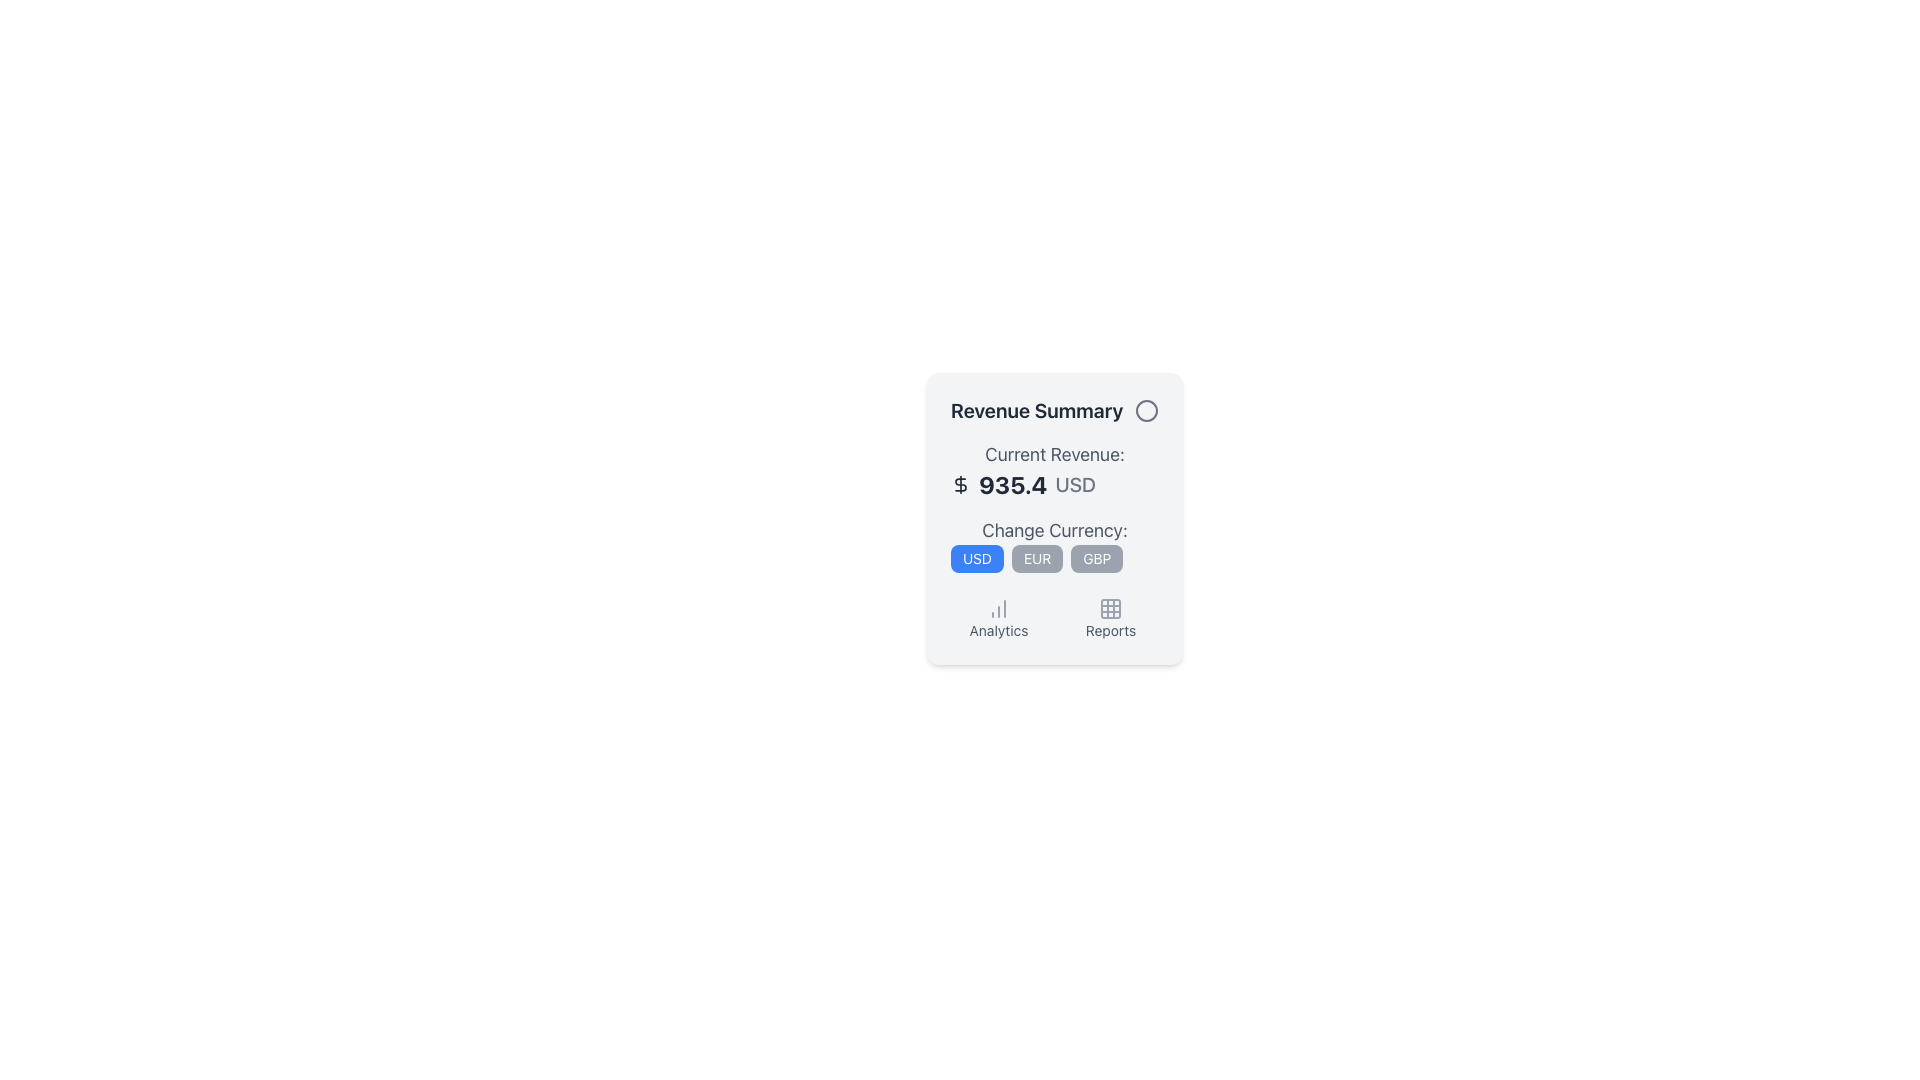 This screenshot has width=1920, height=1080. I want to click on the Interactive button labeled 'Analytics' which features a bar chart icon, so click(998, 617).